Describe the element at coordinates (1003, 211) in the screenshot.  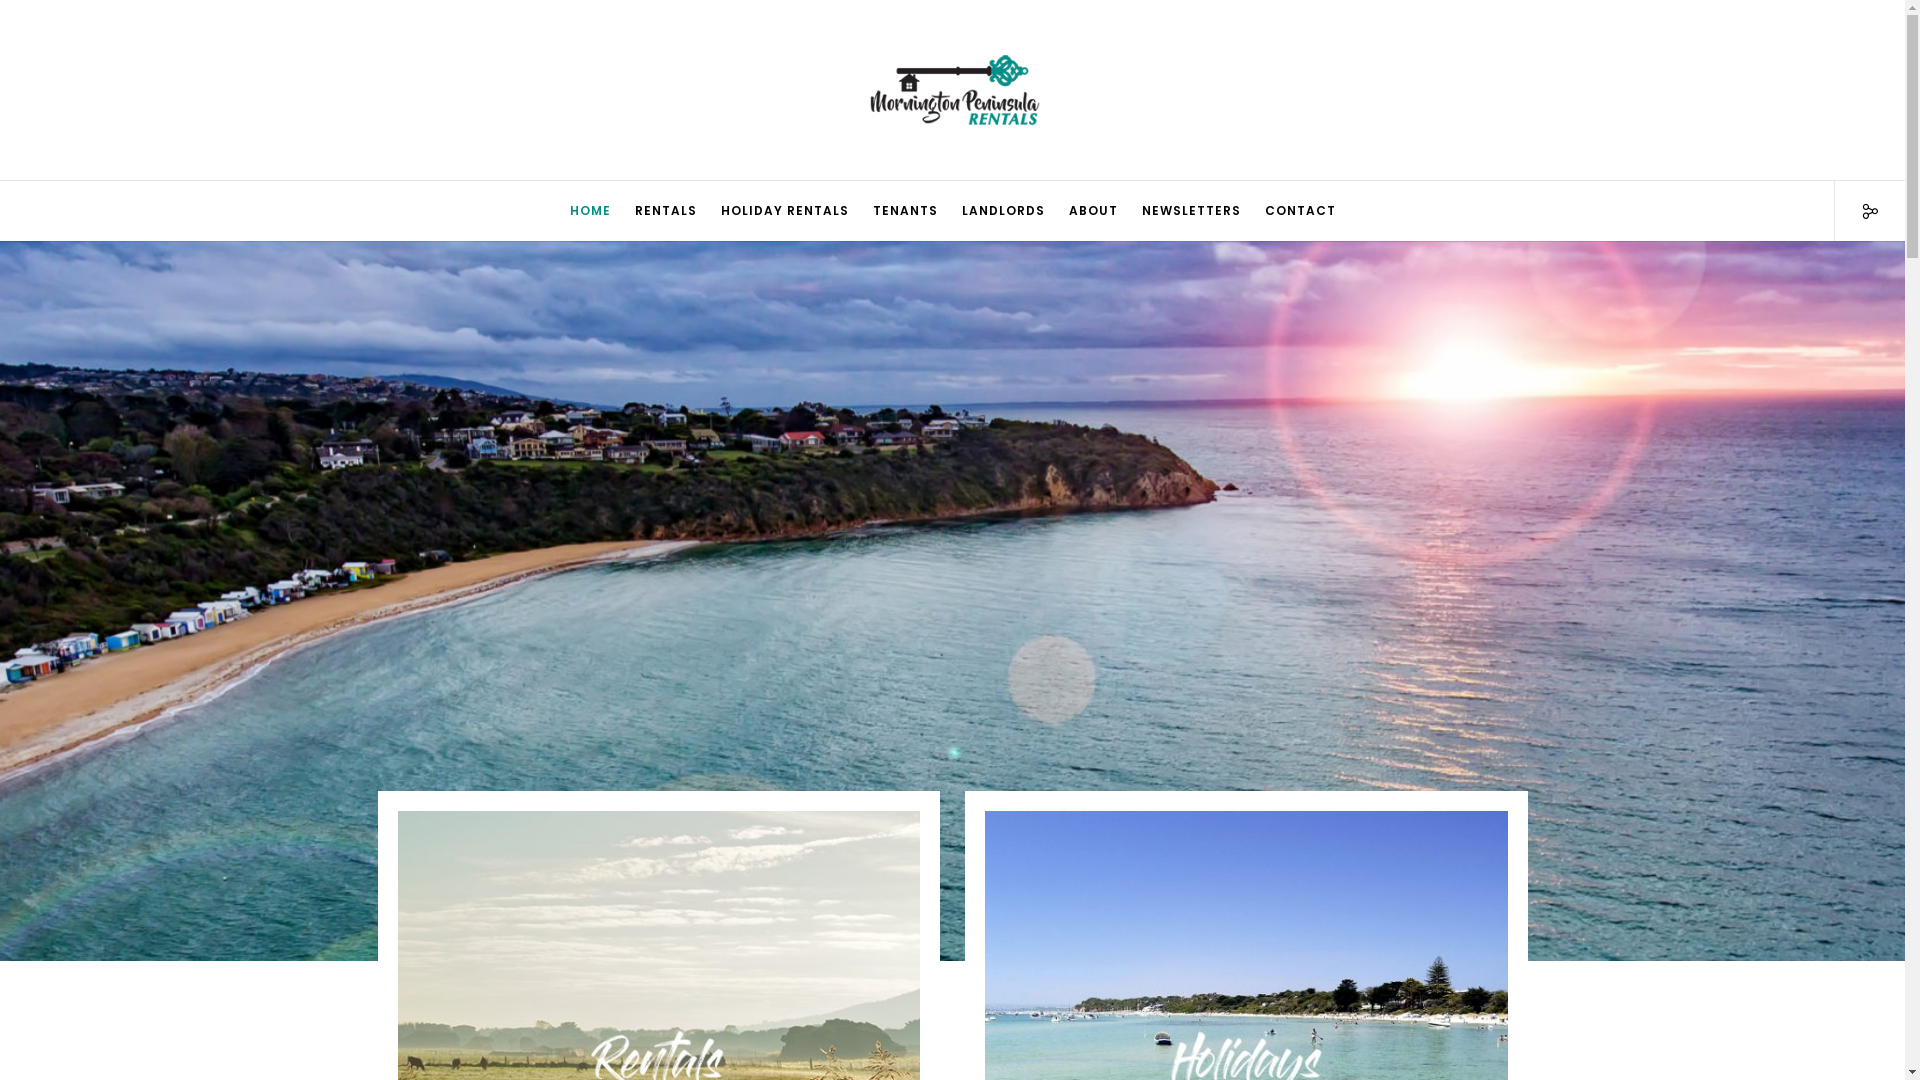
I see `'LANDLORDS'` at that location.